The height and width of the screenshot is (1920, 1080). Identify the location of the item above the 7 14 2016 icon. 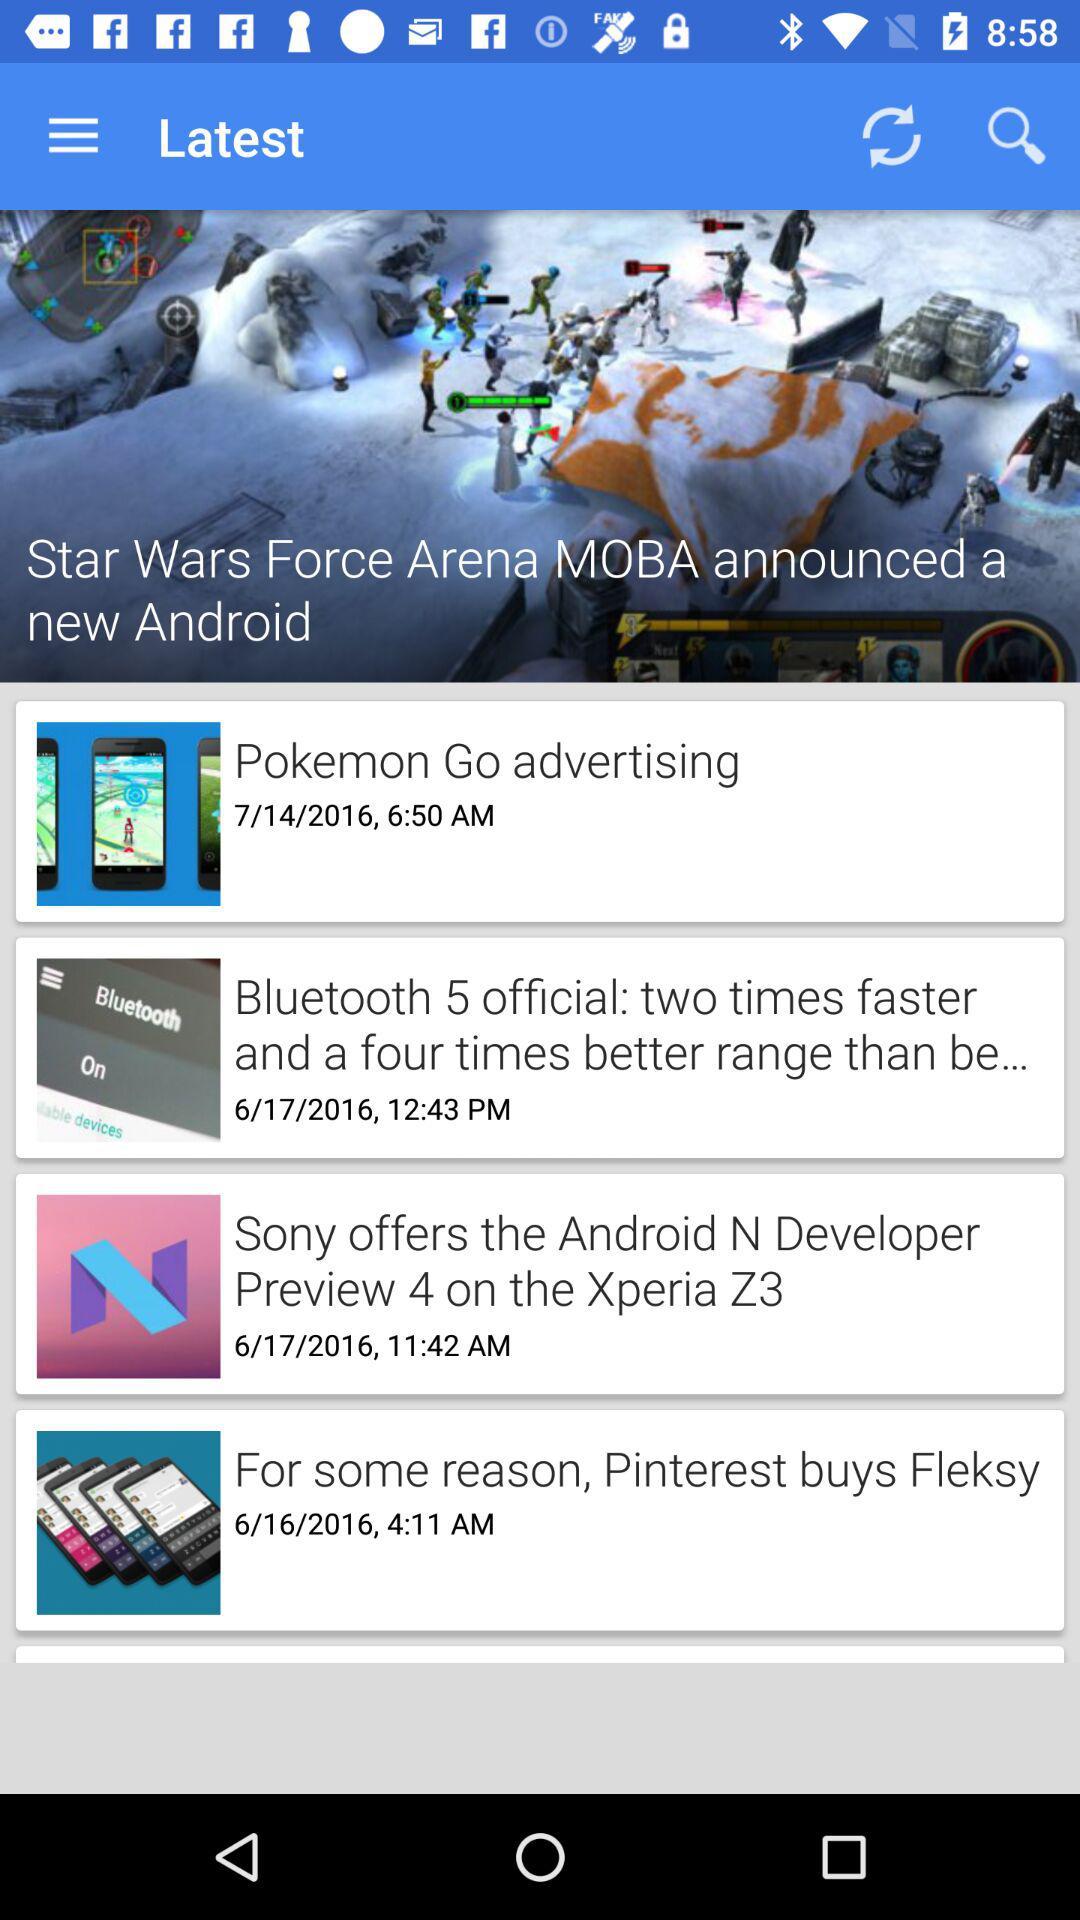
(480, 755).